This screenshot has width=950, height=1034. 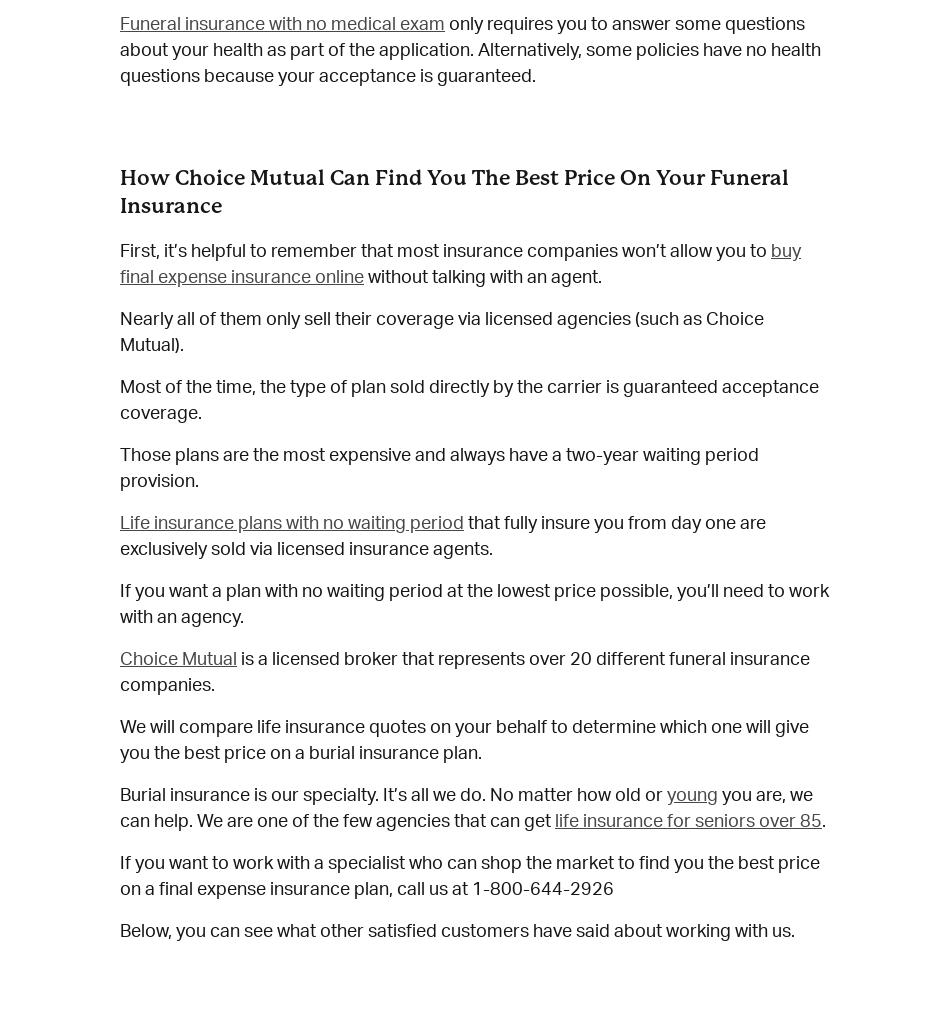 What do you see at coordinates (823, 821) in the screenshot?
I see `'.'` at bounding box center [823, 821].